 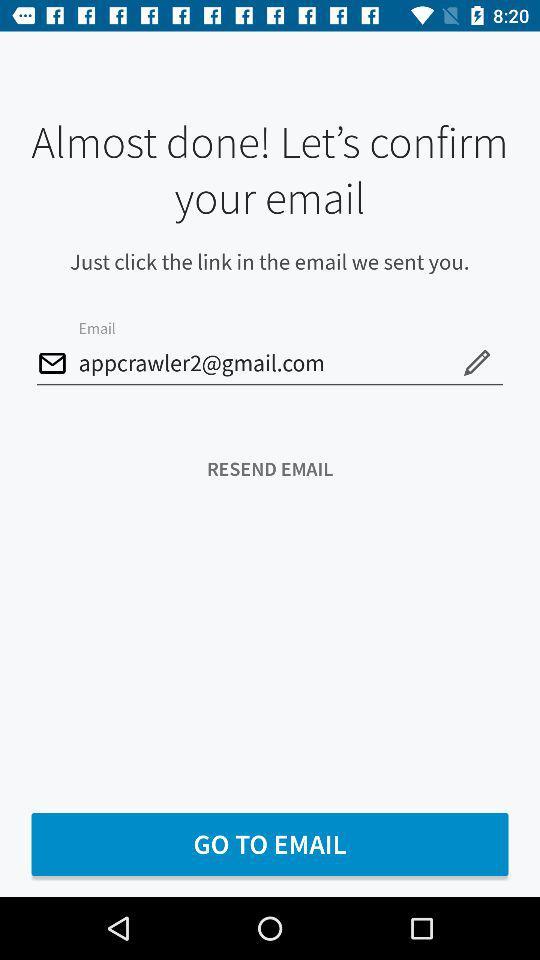 What do you see at coordinates (475, 361) in the screenshot?
I see `icon on the right` at bounding box center [475, 361].